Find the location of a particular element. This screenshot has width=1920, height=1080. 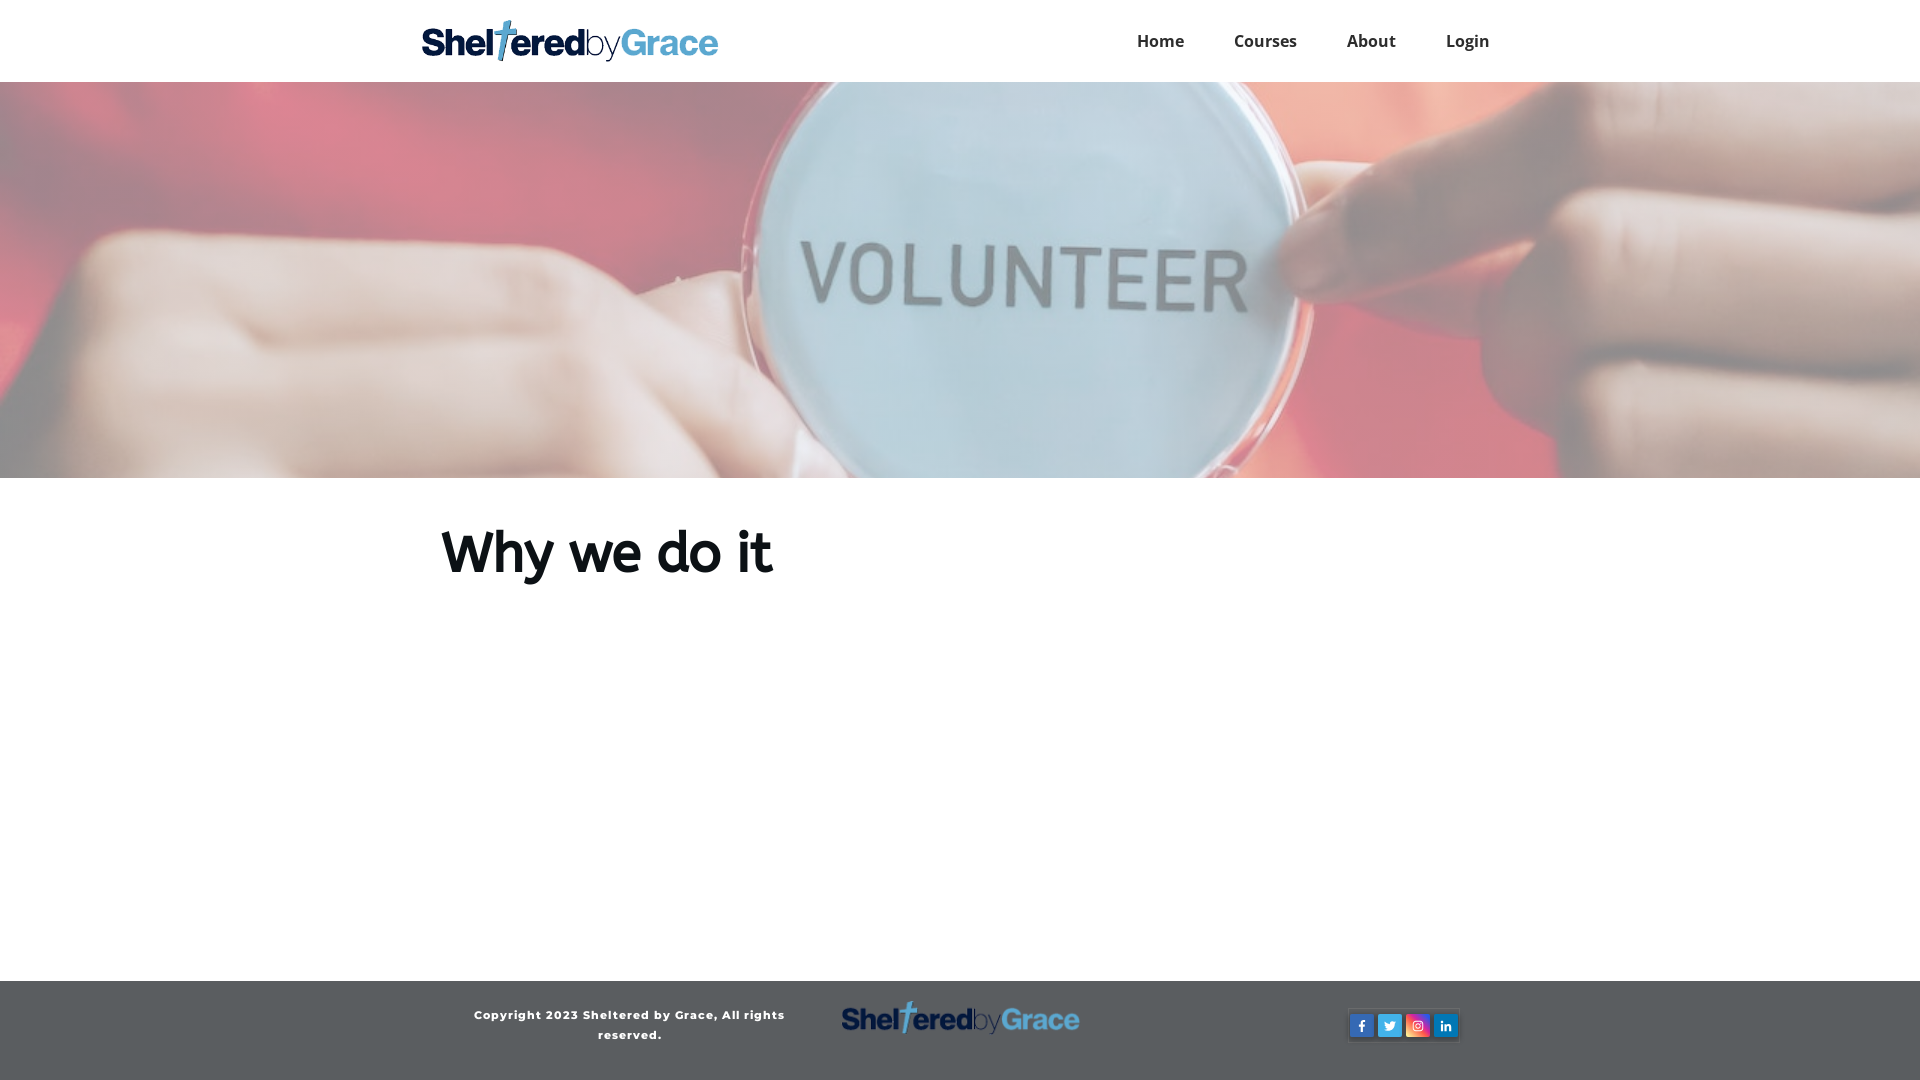

'Home' is located at coordinates (1160, 41).